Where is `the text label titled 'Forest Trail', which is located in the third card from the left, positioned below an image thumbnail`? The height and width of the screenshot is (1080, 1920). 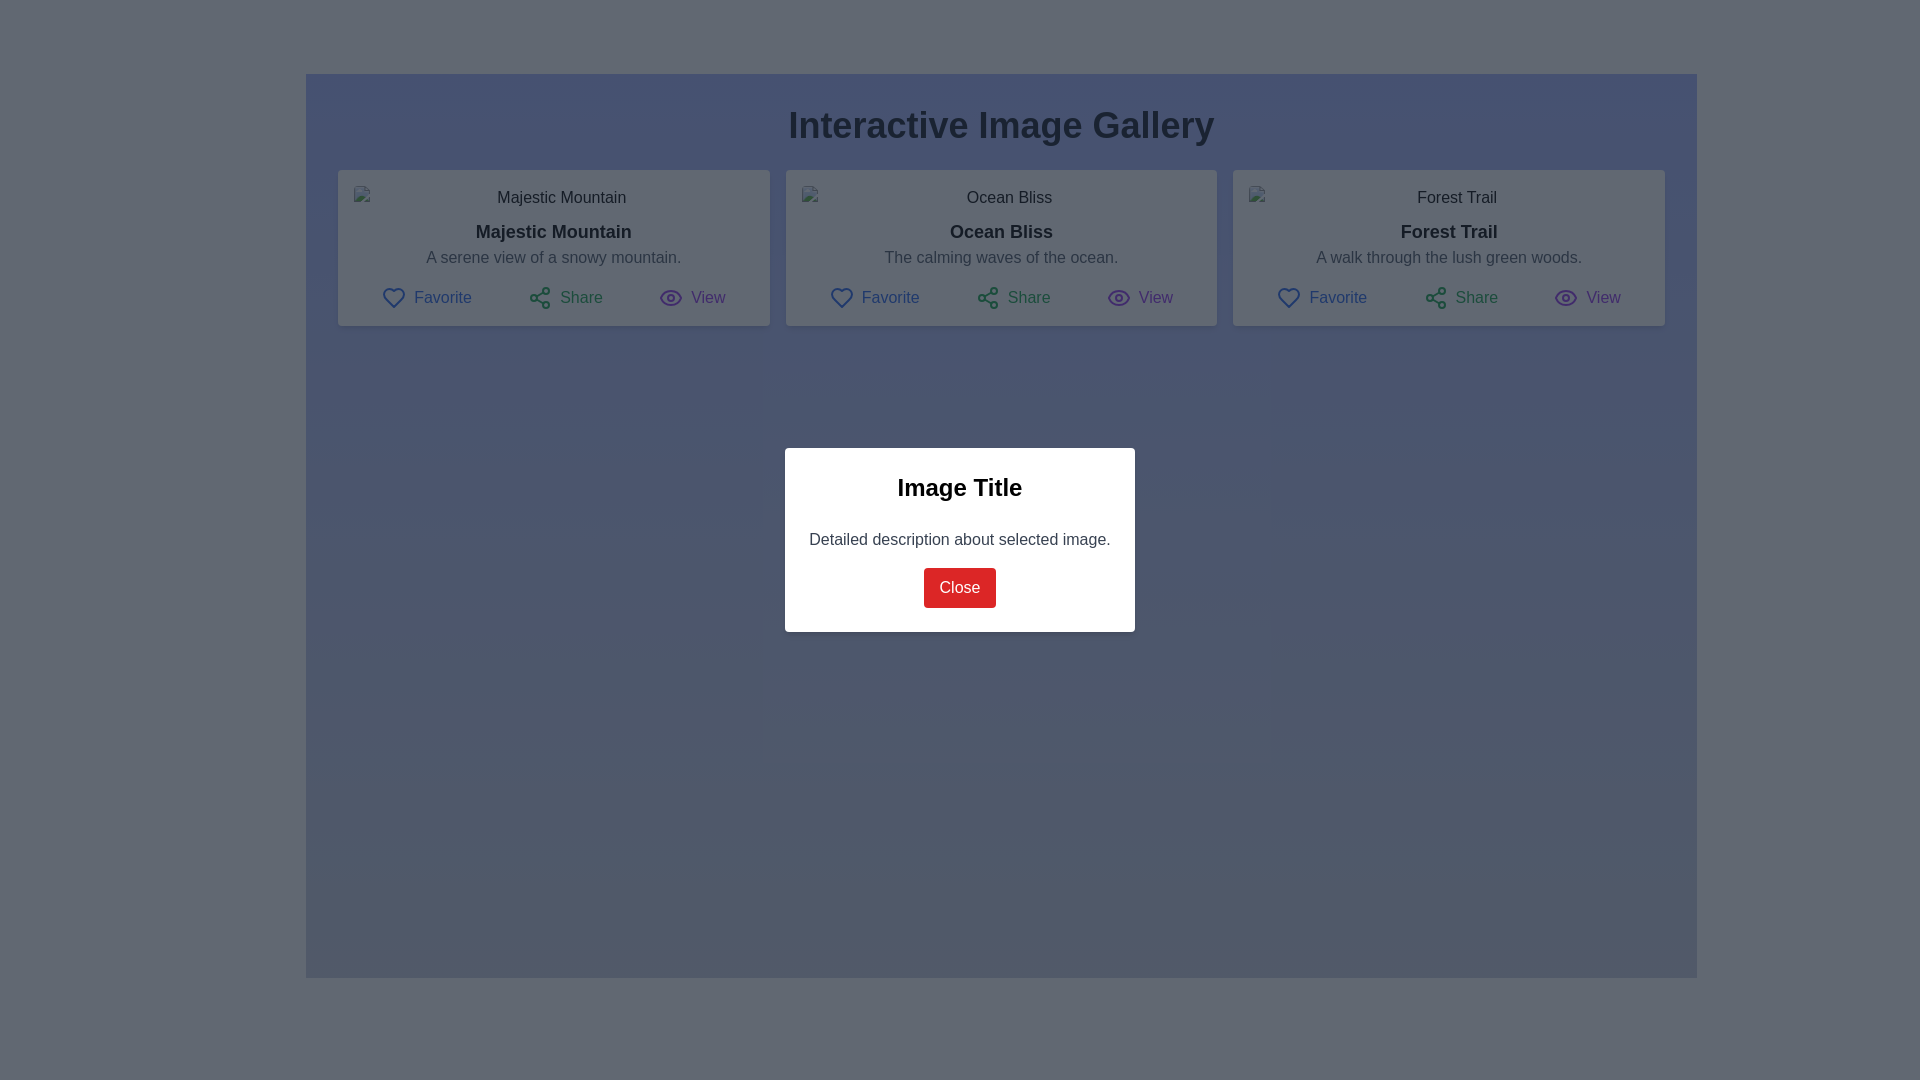 the text label titled 'Forest Trail', which is located in the third card from the left, positioned below an image thumbnail is located at coordinates (1449, 230).